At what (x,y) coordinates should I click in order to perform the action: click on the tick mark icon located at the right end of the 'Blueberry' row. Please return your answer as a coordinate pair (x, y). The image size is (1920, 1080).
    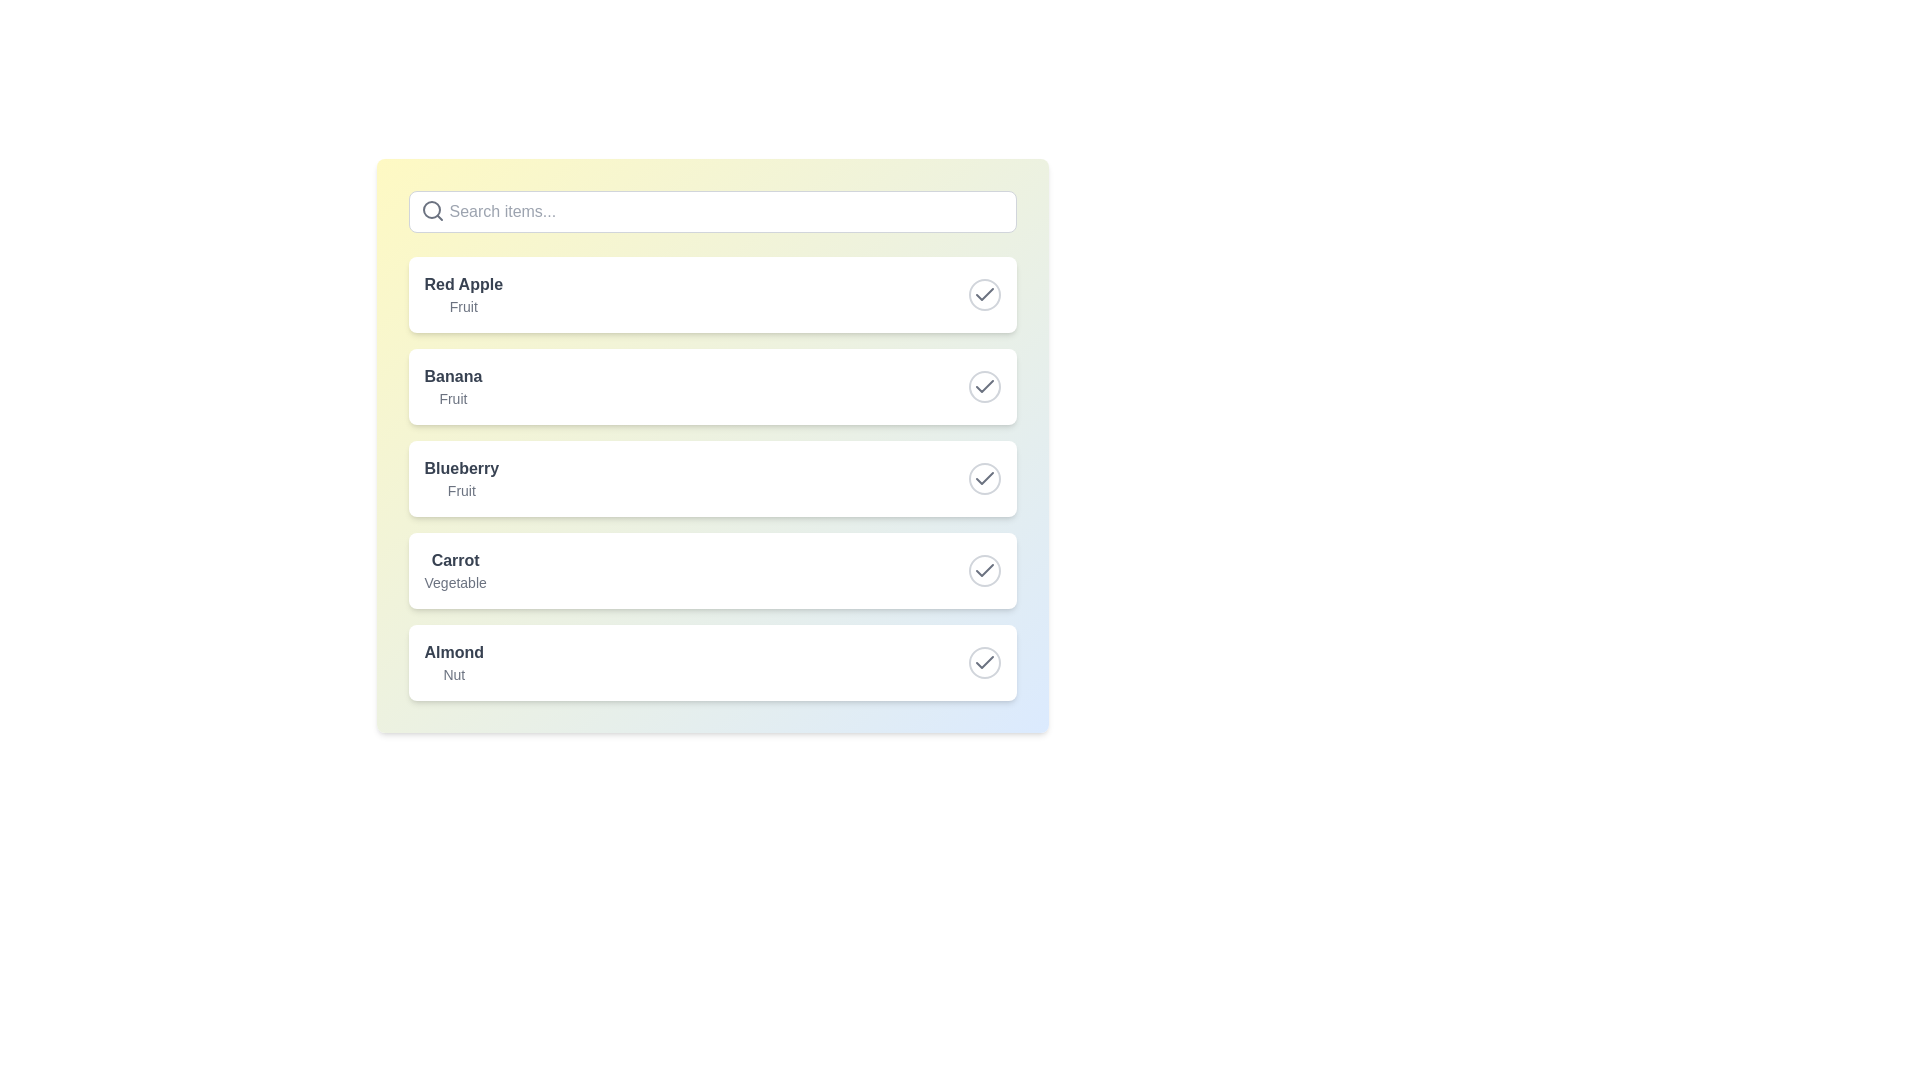
    Looking at the image, I should click on (984, 478).